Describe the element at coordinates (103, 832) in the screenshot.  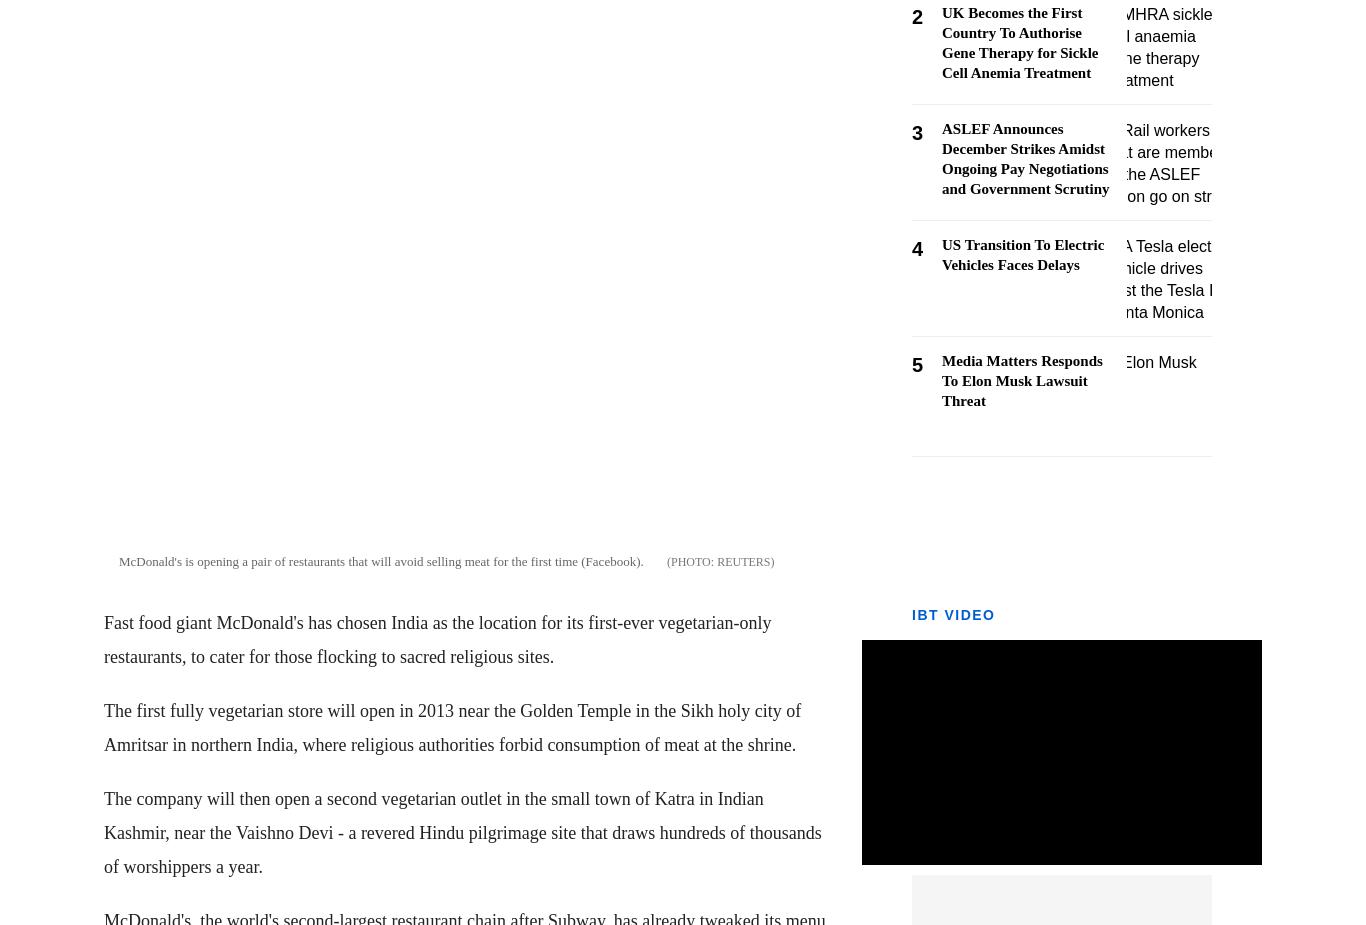
I see `'The company will then open a second vegetarian outlet in the small town of Katra in Indian Kashmir, near the Vaishno Devi - a revered Hindu pilgrimage site that draws hundreds of thousands of worshippers a year.'` at that location.